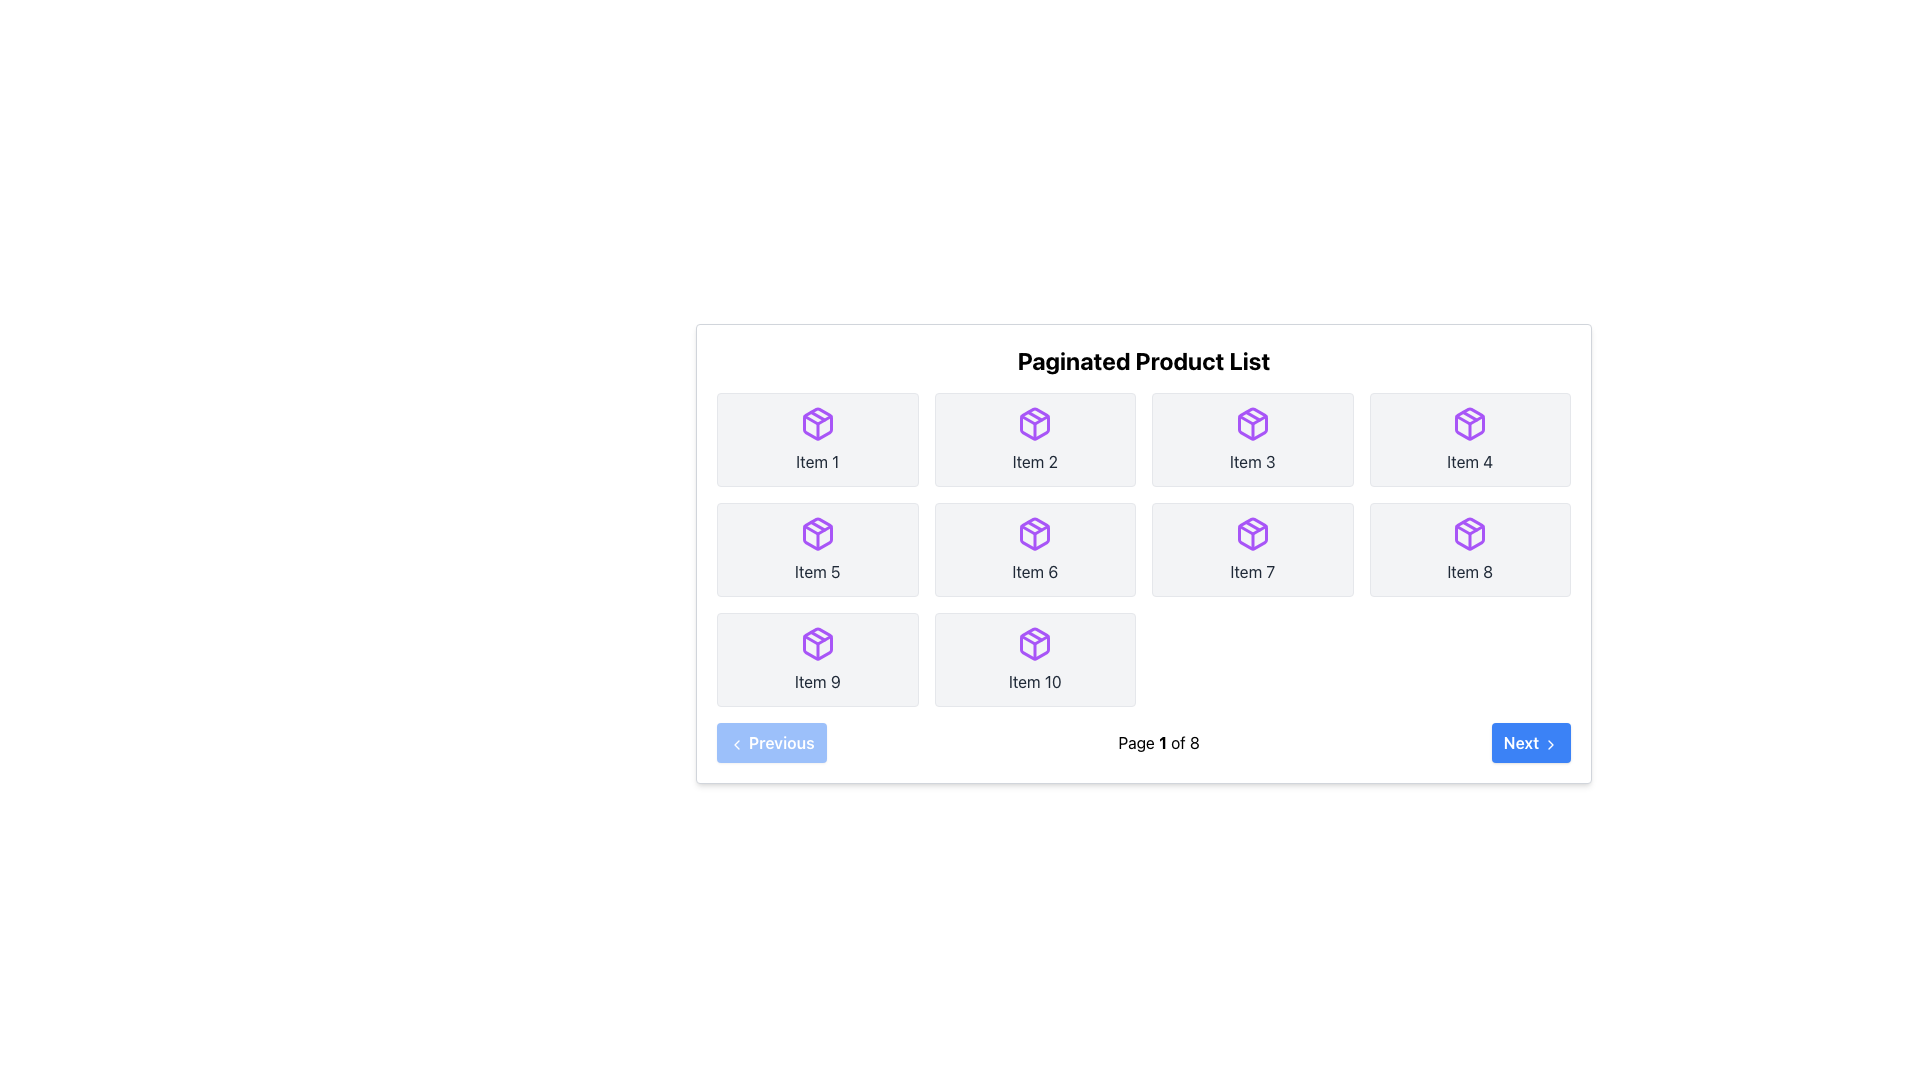 The image size is (1920, 1080). Describe the element at coordinates (770, 743) in the screenshot. I see `the 'Previous Page' button located in the bottom-left corner of the paginated product list interface` at that location.